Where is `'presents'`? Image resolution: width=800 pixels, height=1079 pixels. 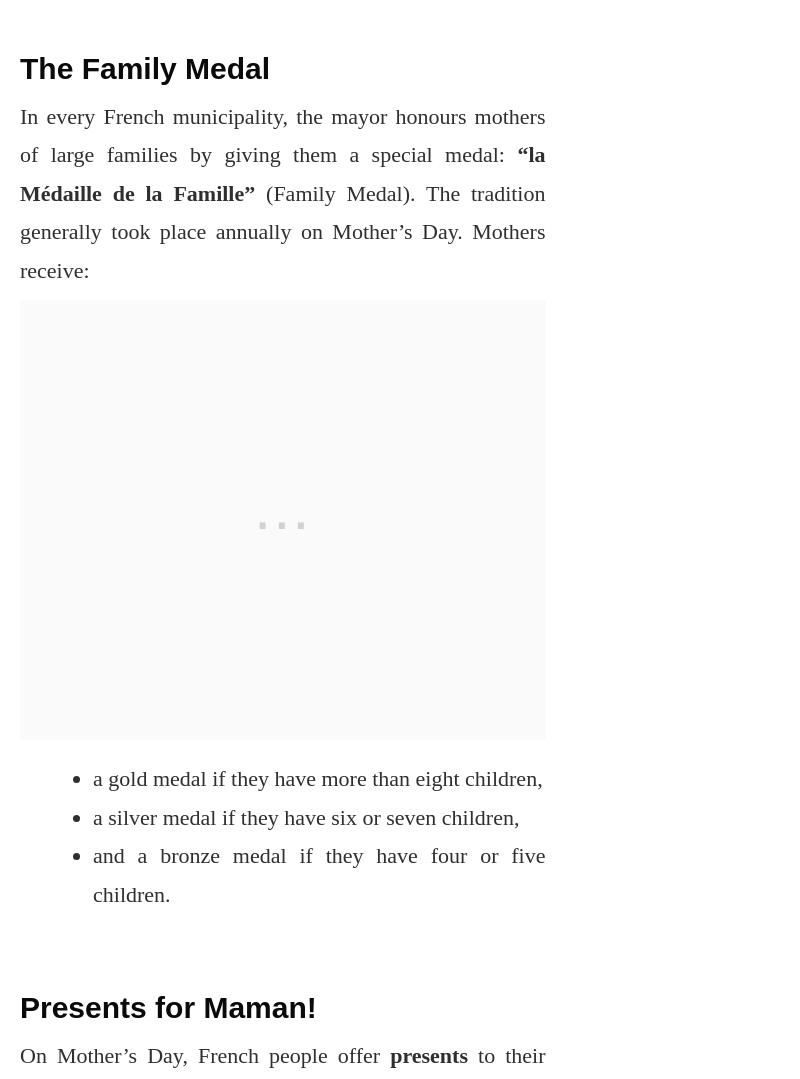
'presents' is located at coordinates (379, 1053).